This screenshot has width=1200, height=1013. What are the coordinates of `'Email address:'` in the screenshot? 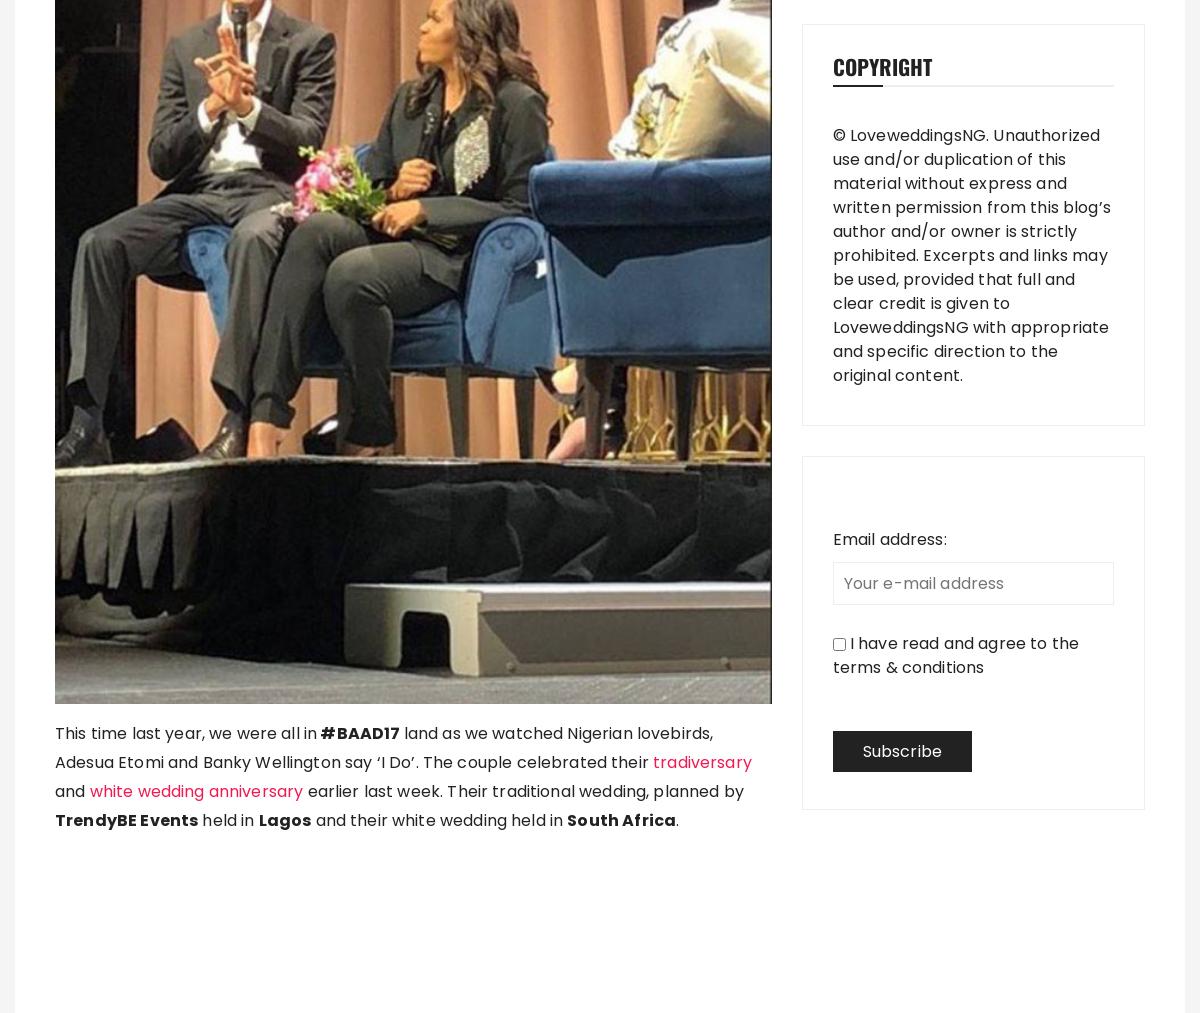 It's located at (887, 539).